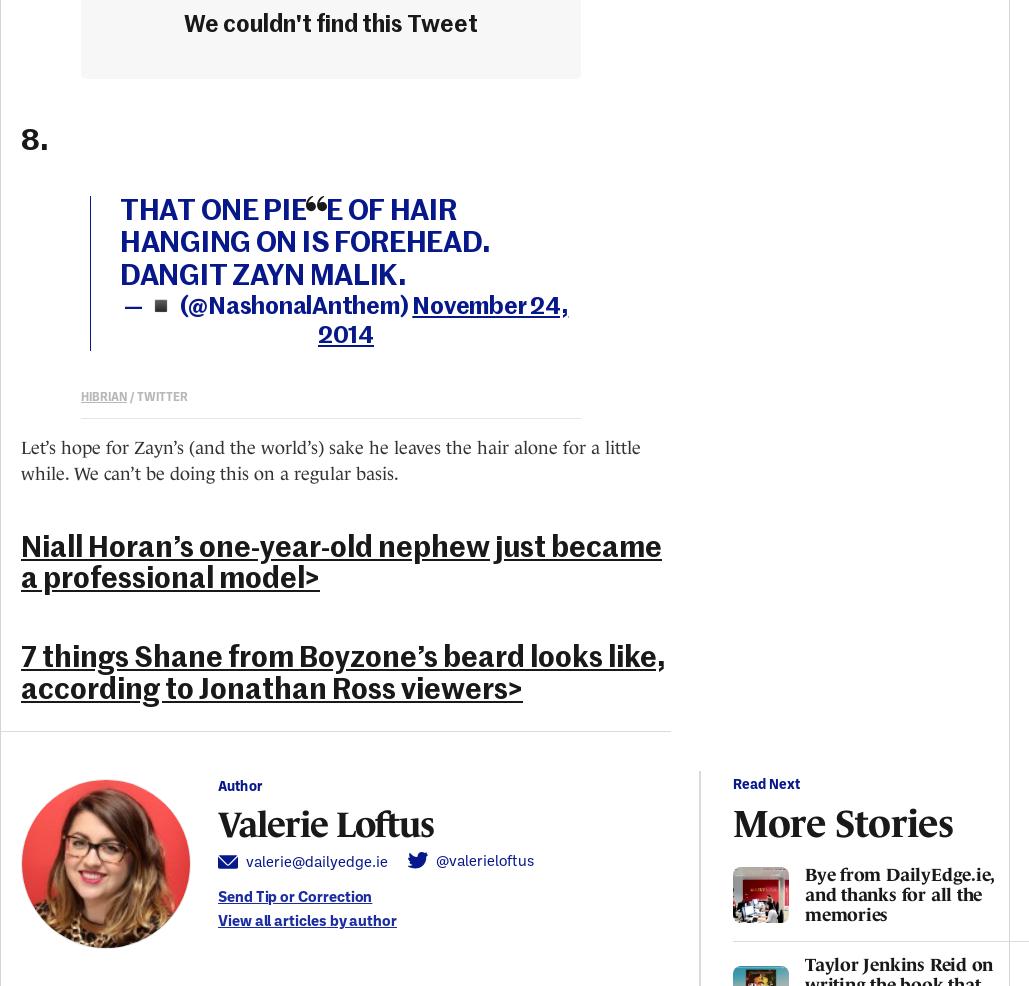 The height and width of the screenshot is (986, 1029). I want to click on 'We couldn't find this Tweet', so click(331, 23).